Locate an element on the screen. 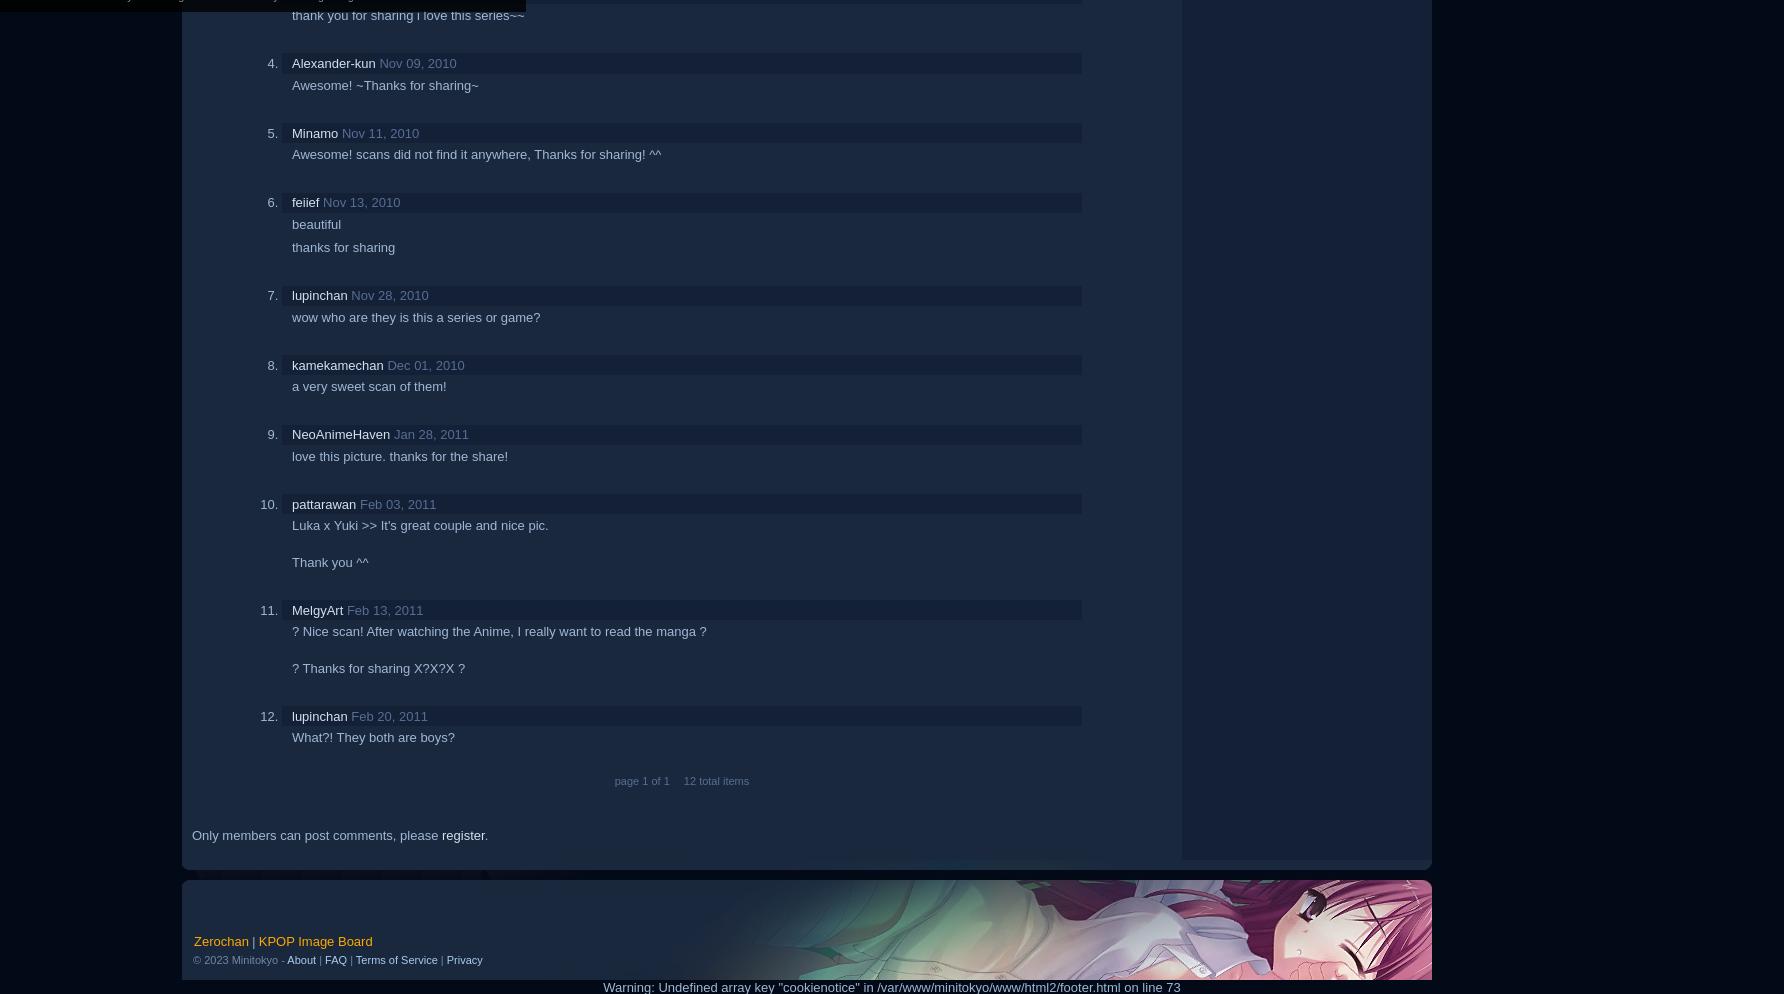 The image size is (1784, 994). 'MelgyArt' is located at coordinates (317, 608).